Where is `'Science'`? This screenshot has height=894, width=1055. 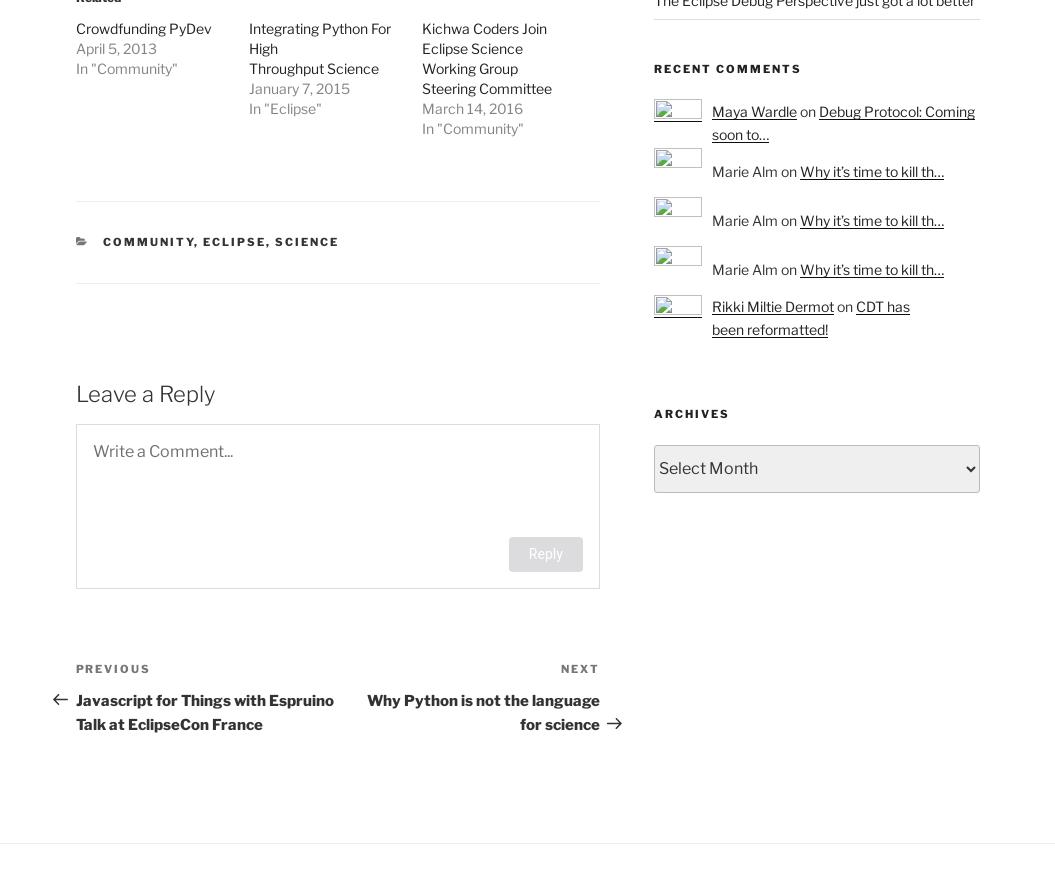
'Science' is located at coordinates (306, 241).